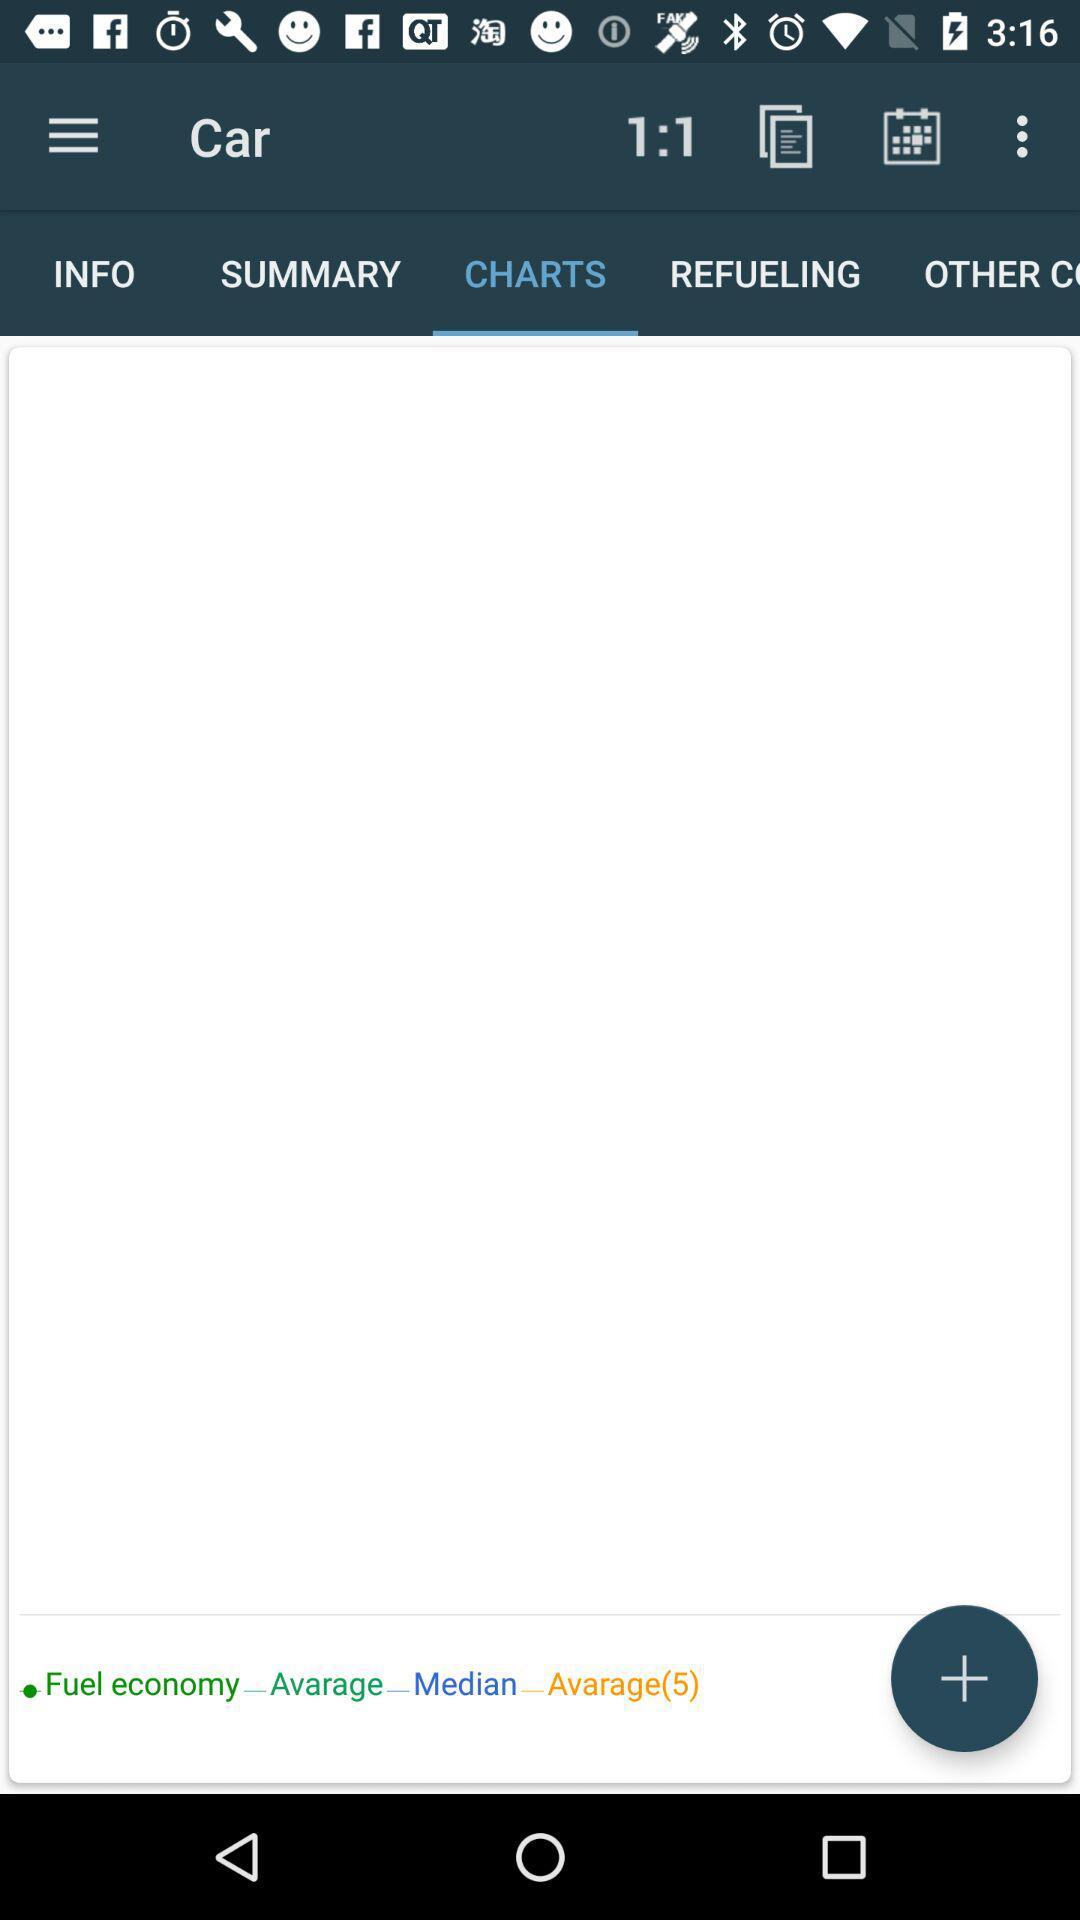  I want to click on the add icon, so click(963, 1678).